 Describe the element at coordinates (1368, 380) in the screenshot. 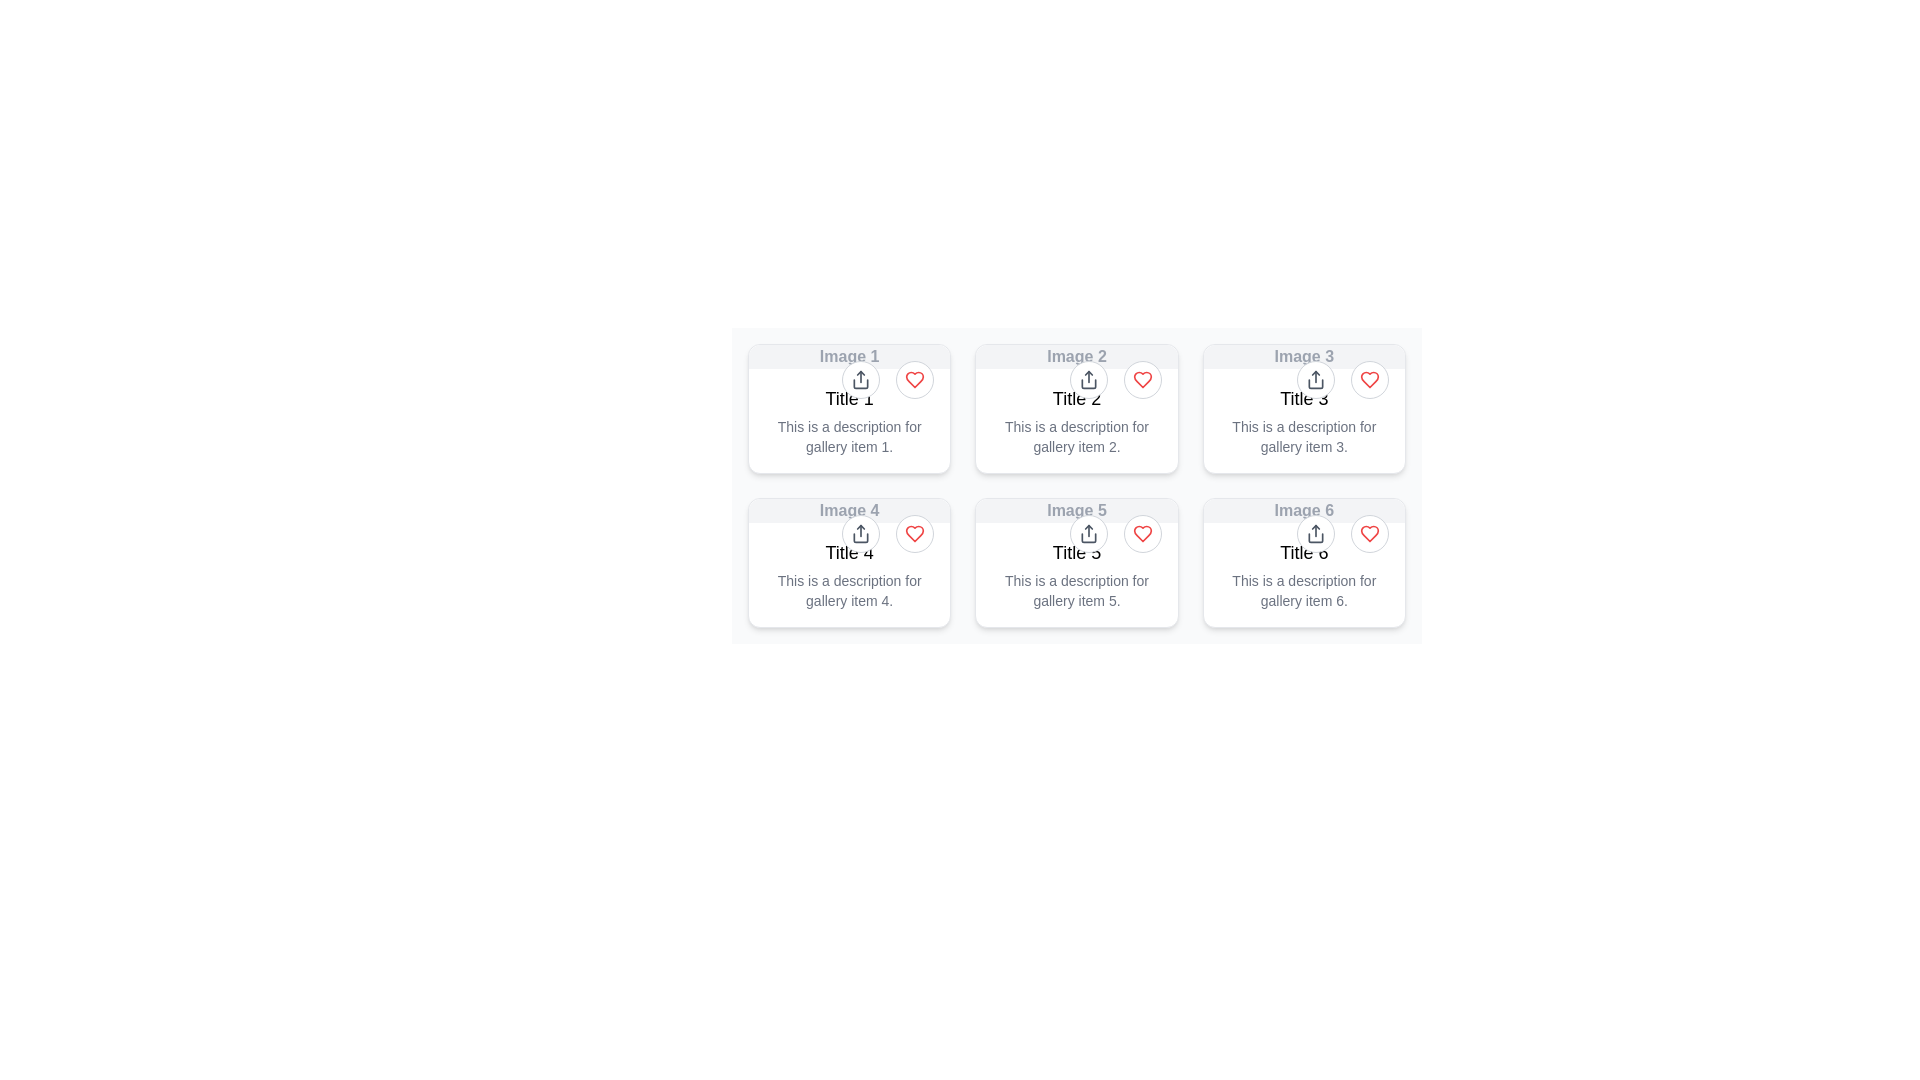

I see `the 'like' button located in the top-right corner of the card labeled 'Title 3' to express liking for the content` at that location.